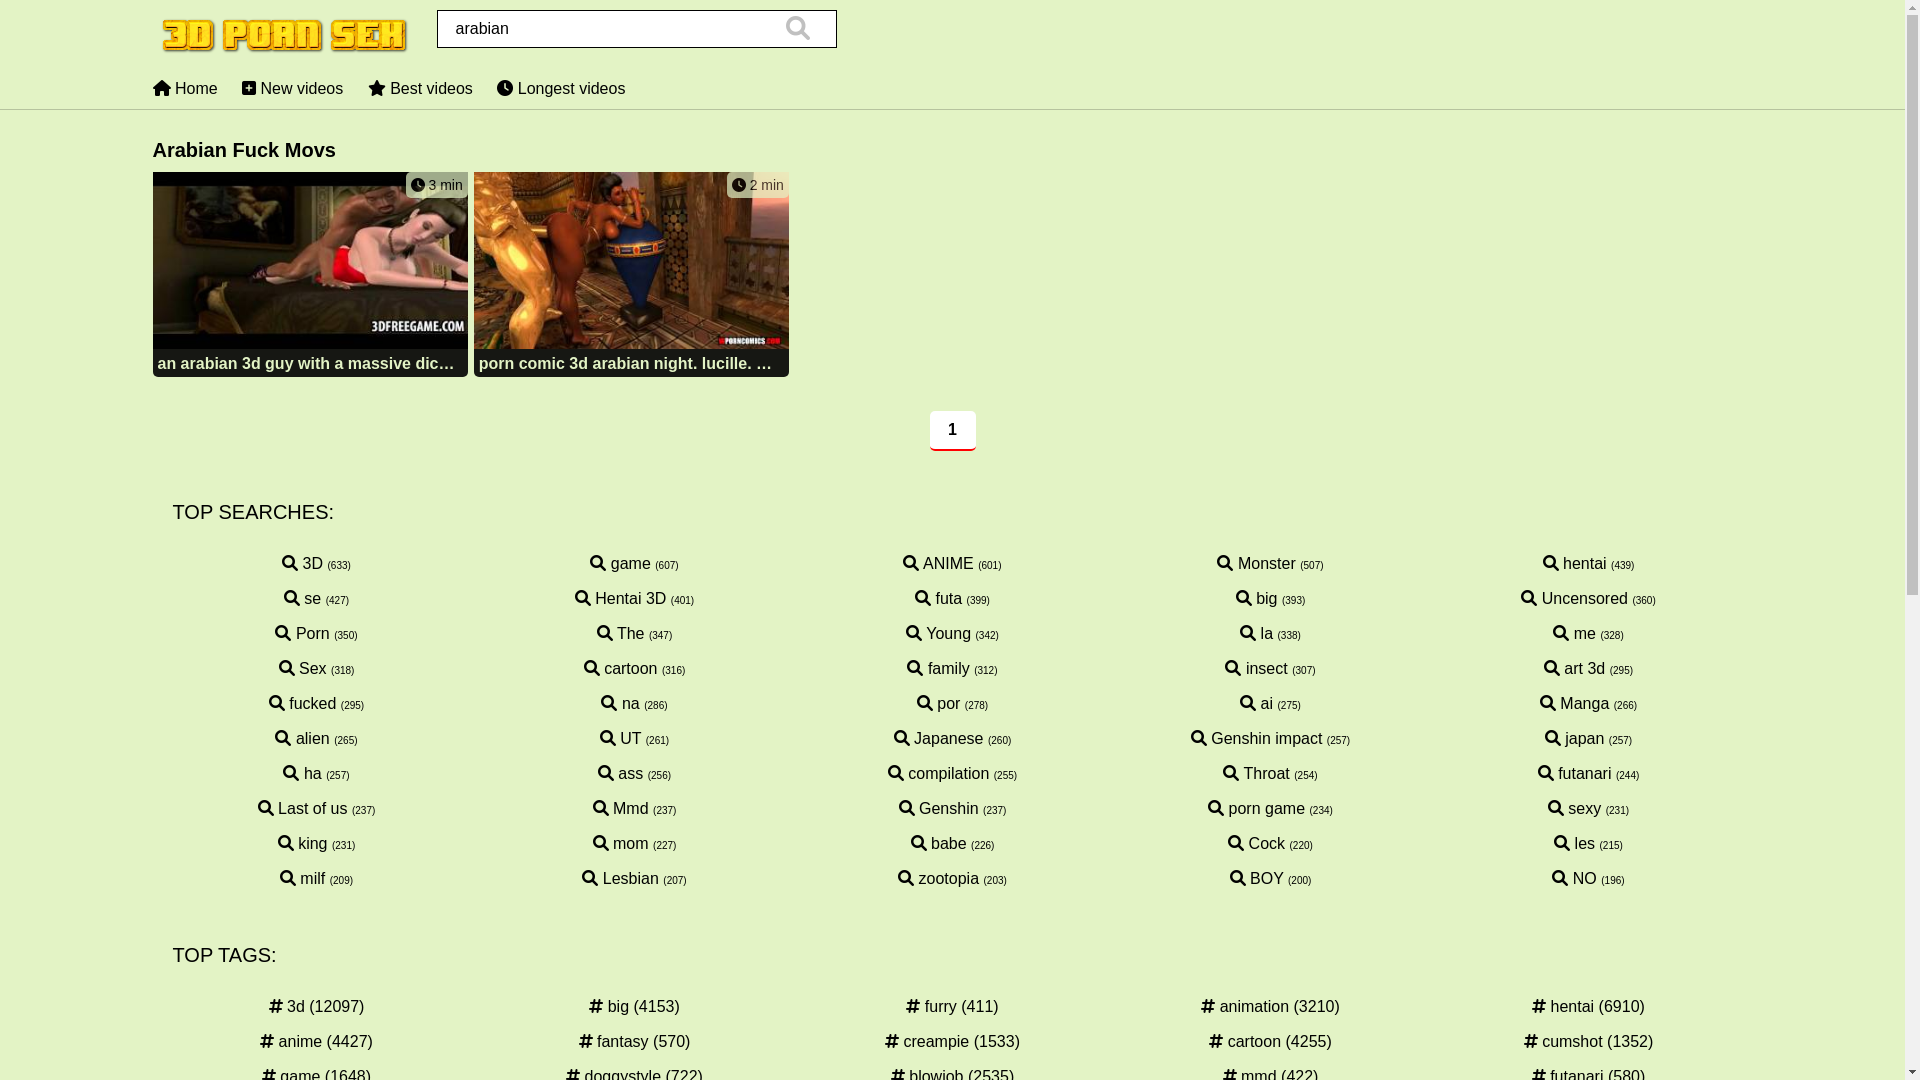 The height and width of the screenshot is (1080, 1920). What do you see at coordinates (273, 738) in the screenshot?
I see `'alien'` at bounding box center [273, 738].